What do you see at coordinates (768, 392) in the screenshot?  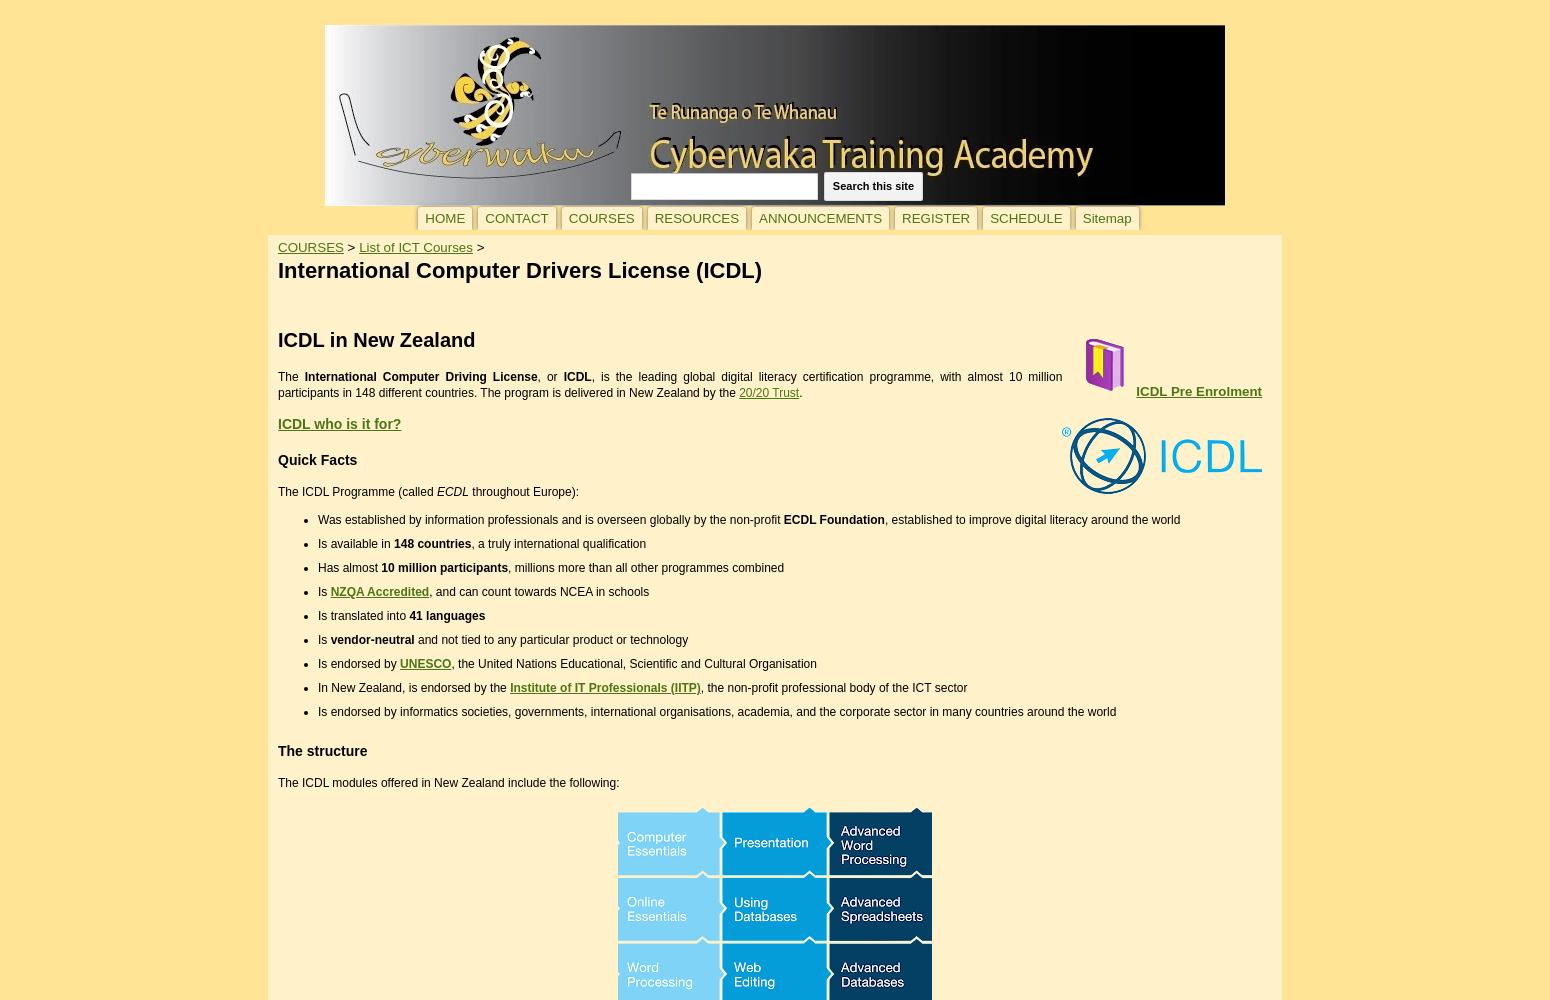 I see `'20/20 Trust'` at bounding box center [768, 392].